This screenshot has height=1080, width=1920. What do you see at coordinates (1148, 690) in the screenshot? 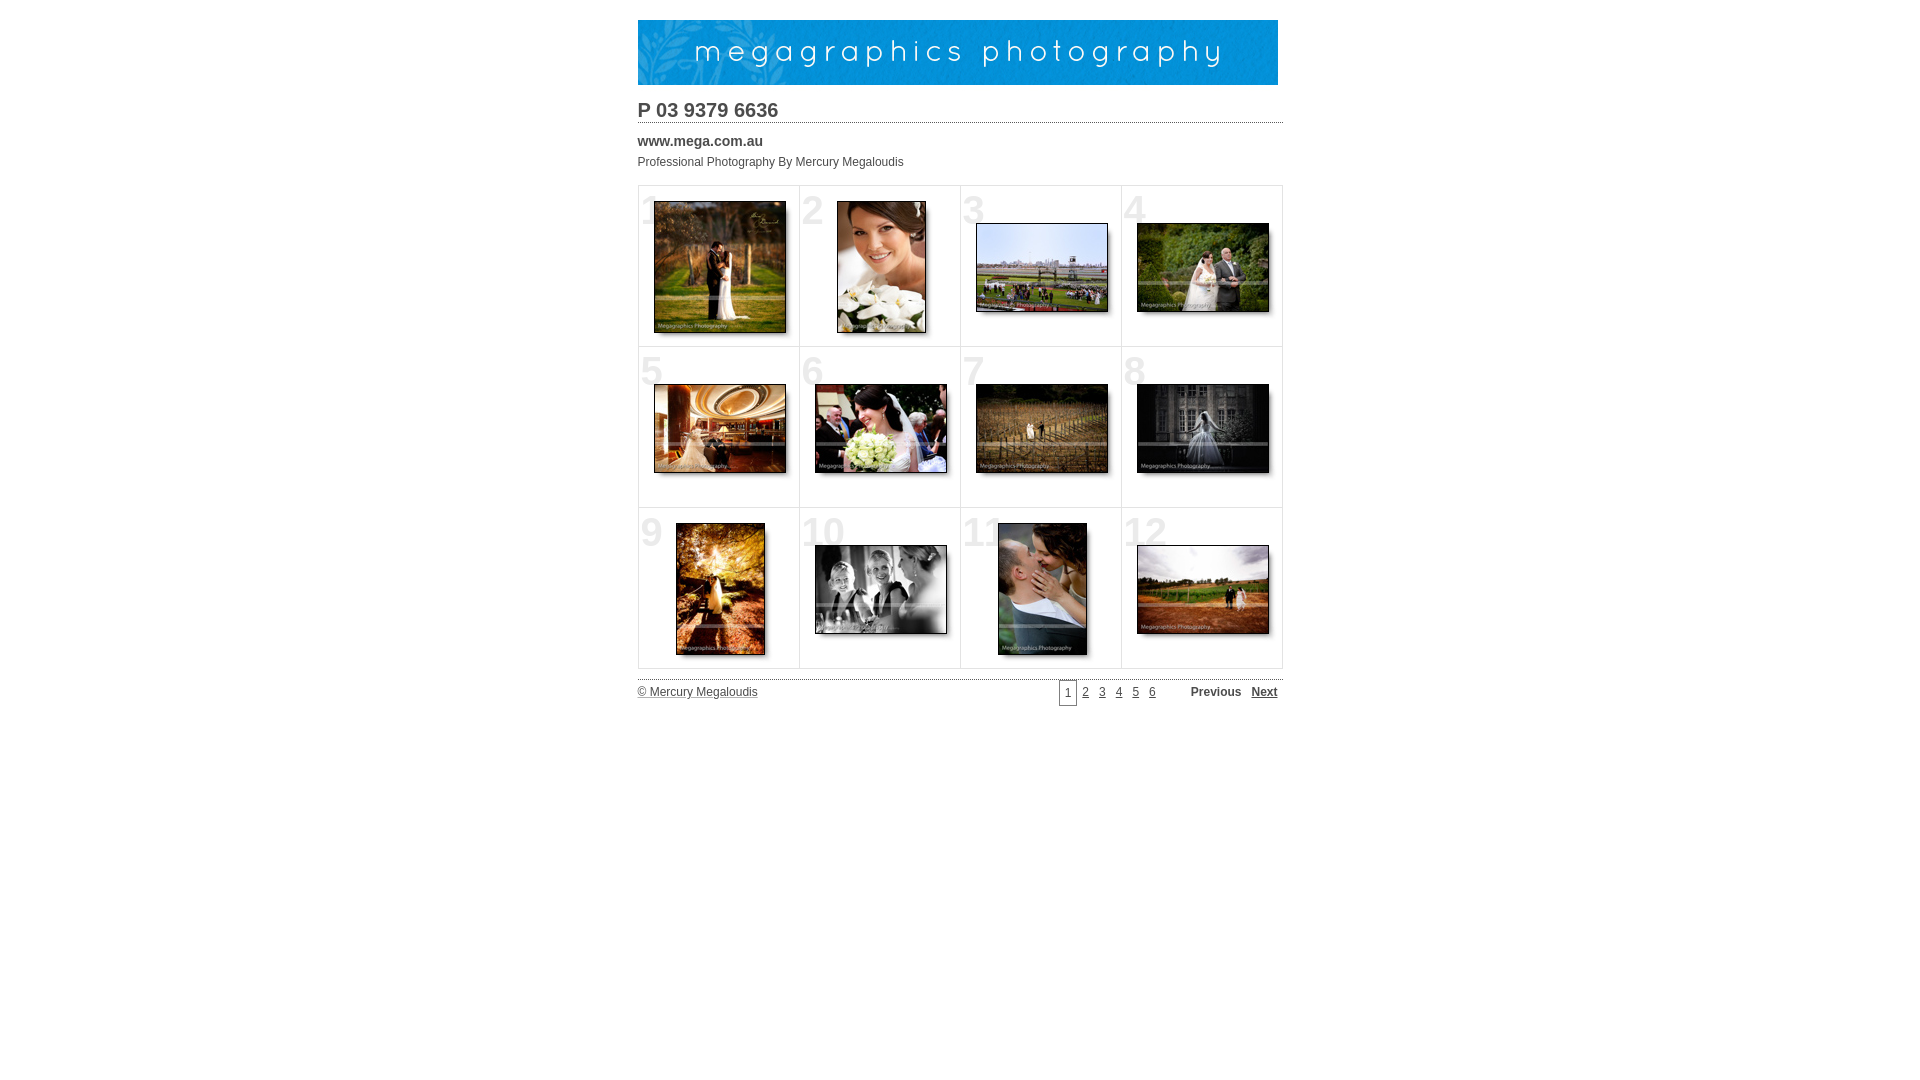
I see `'6'` at bounding box center [1148, 690].